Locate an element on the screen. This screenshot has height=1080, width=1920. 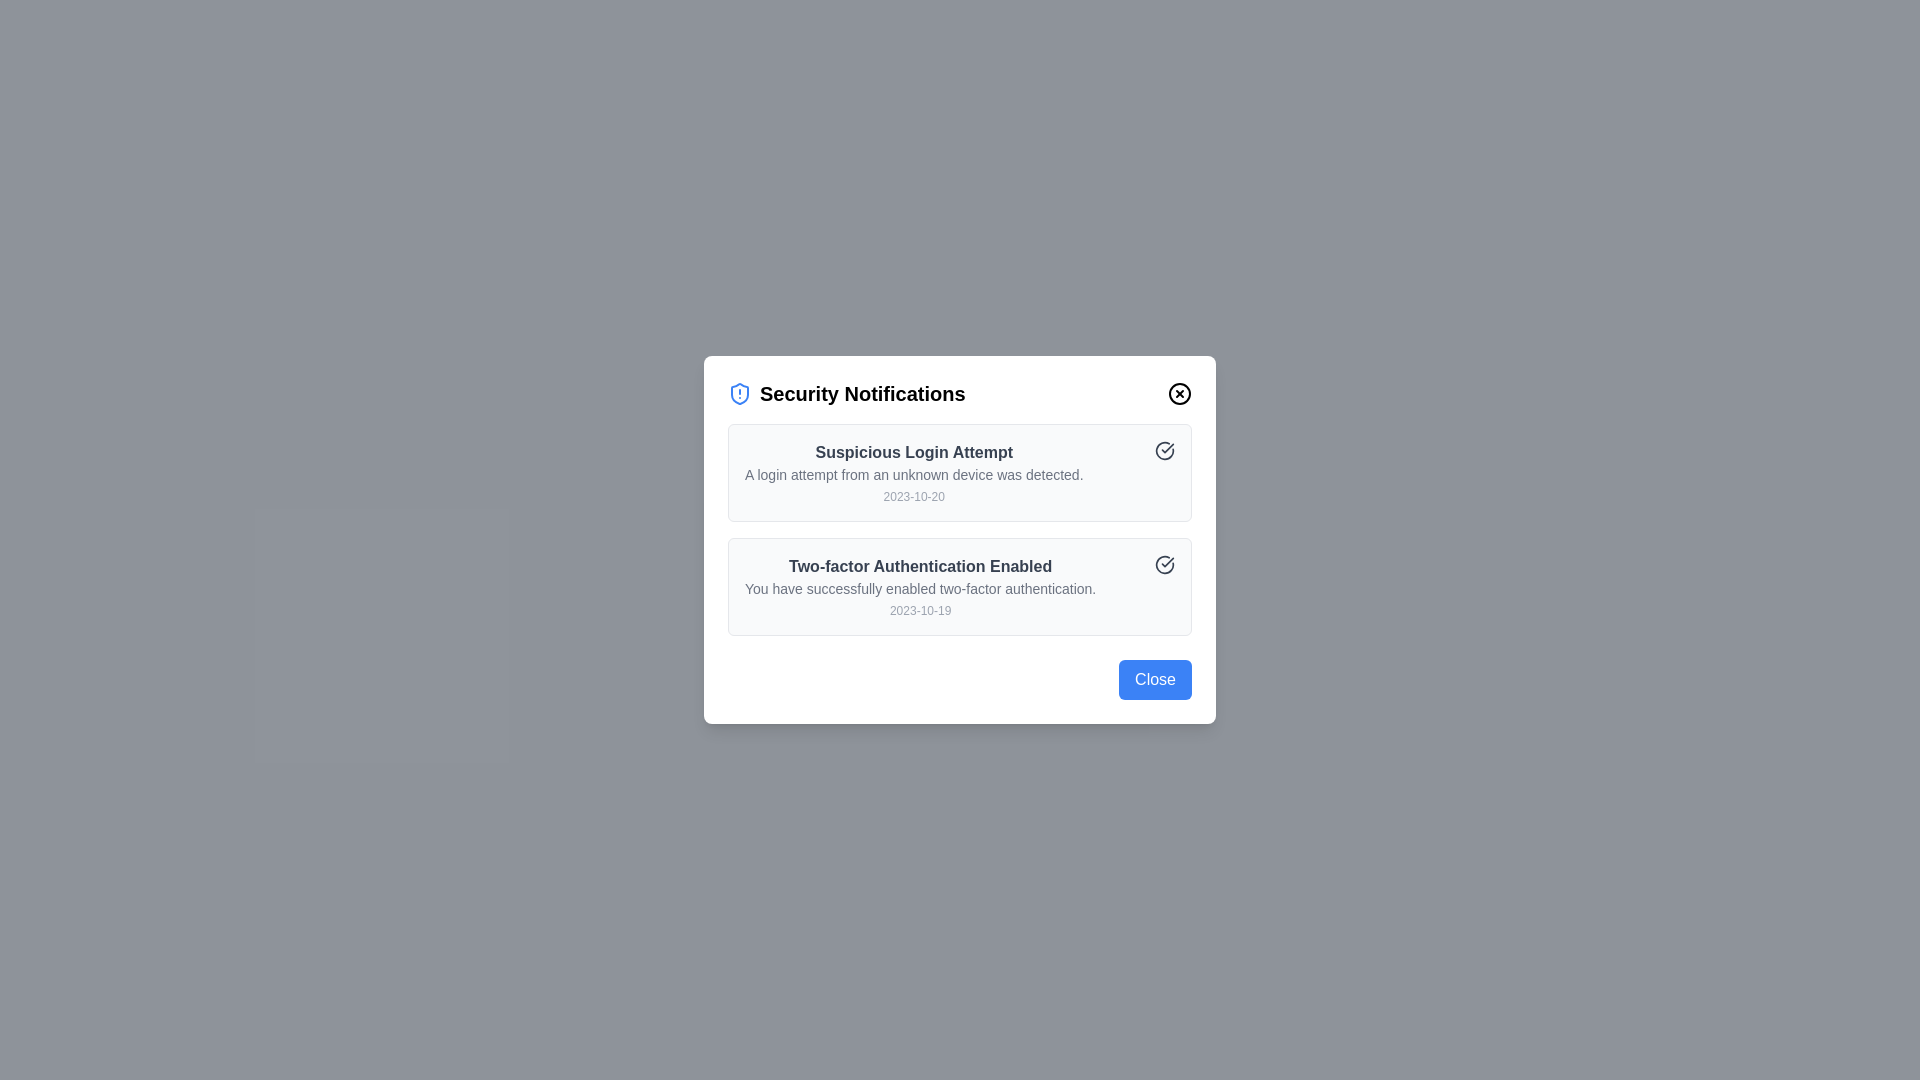
the close button located at the bottom-right corner of the 'Security Notifications' dialog to observe the hover effect is located at coordinates (960, 678).